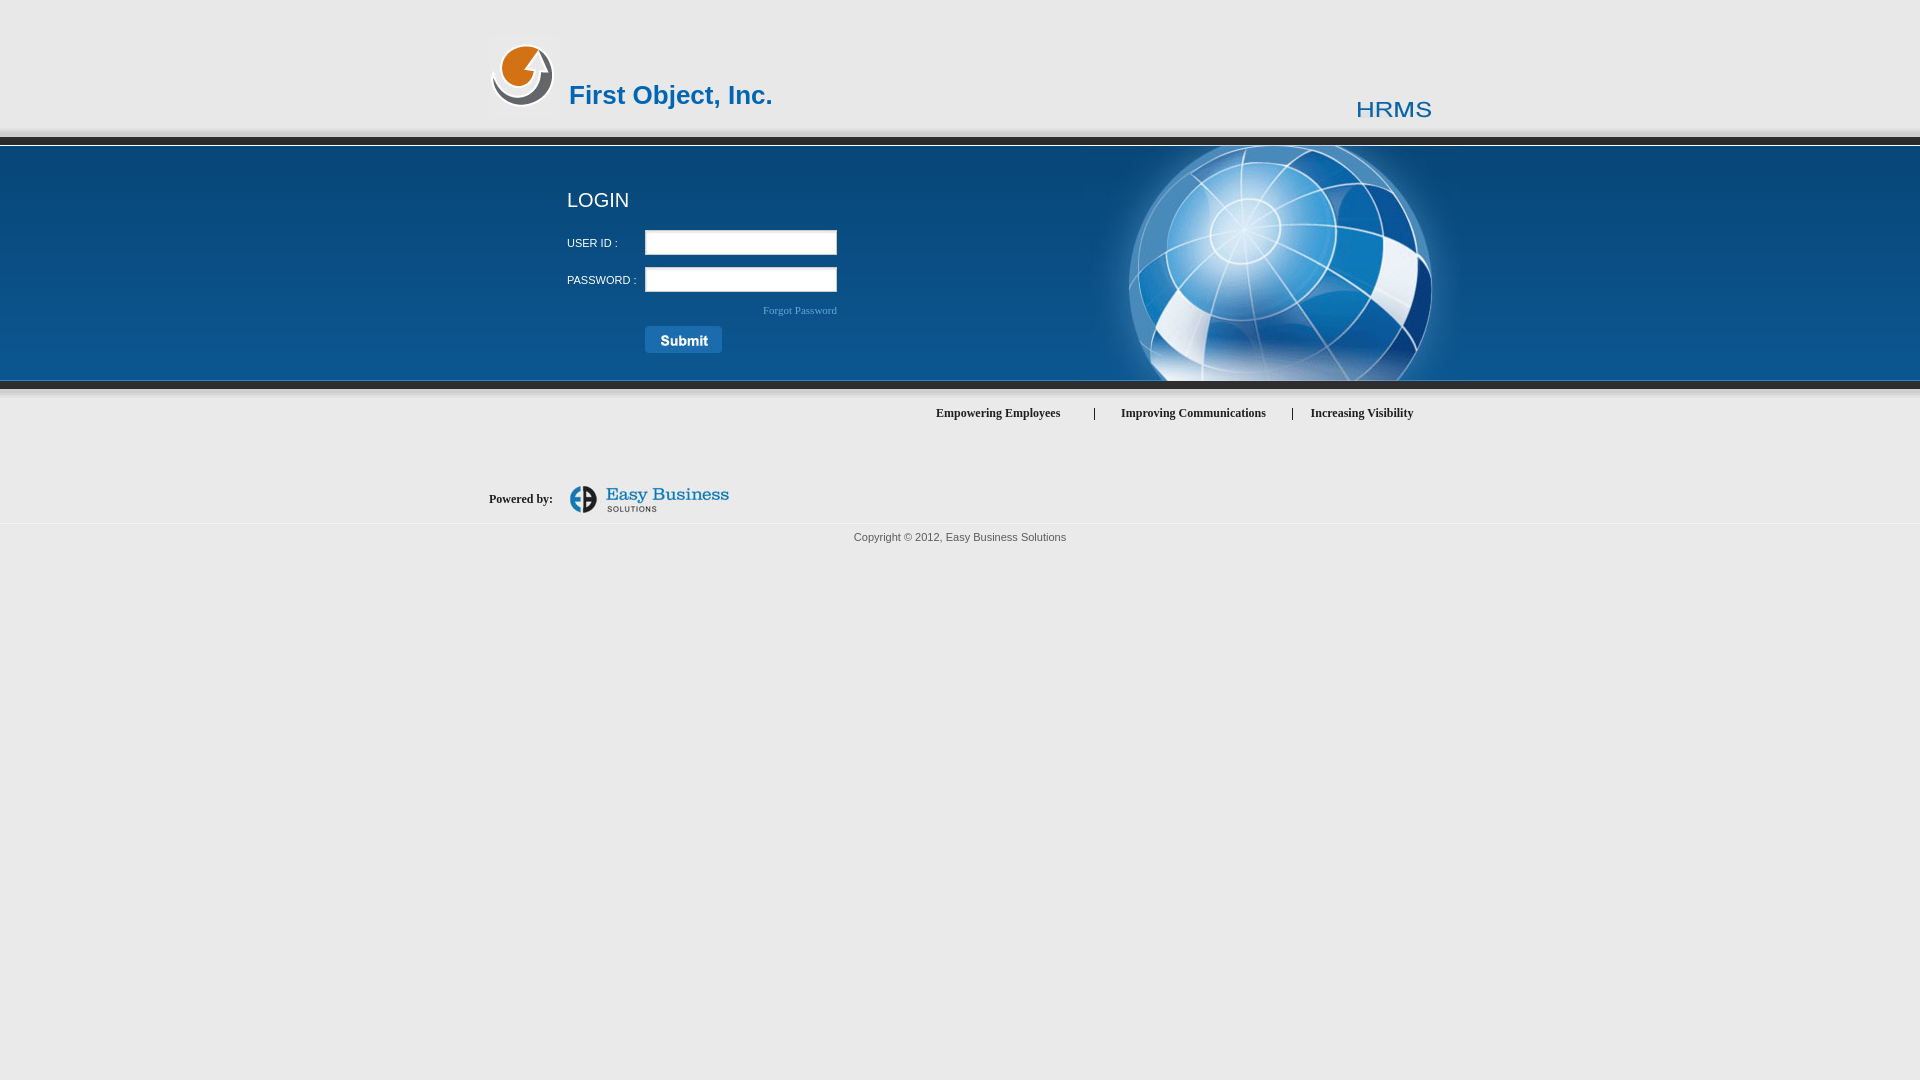  Describe the element at coordinates (800, 309) in the screenshot. I see `'Forgot Password'` at that location.